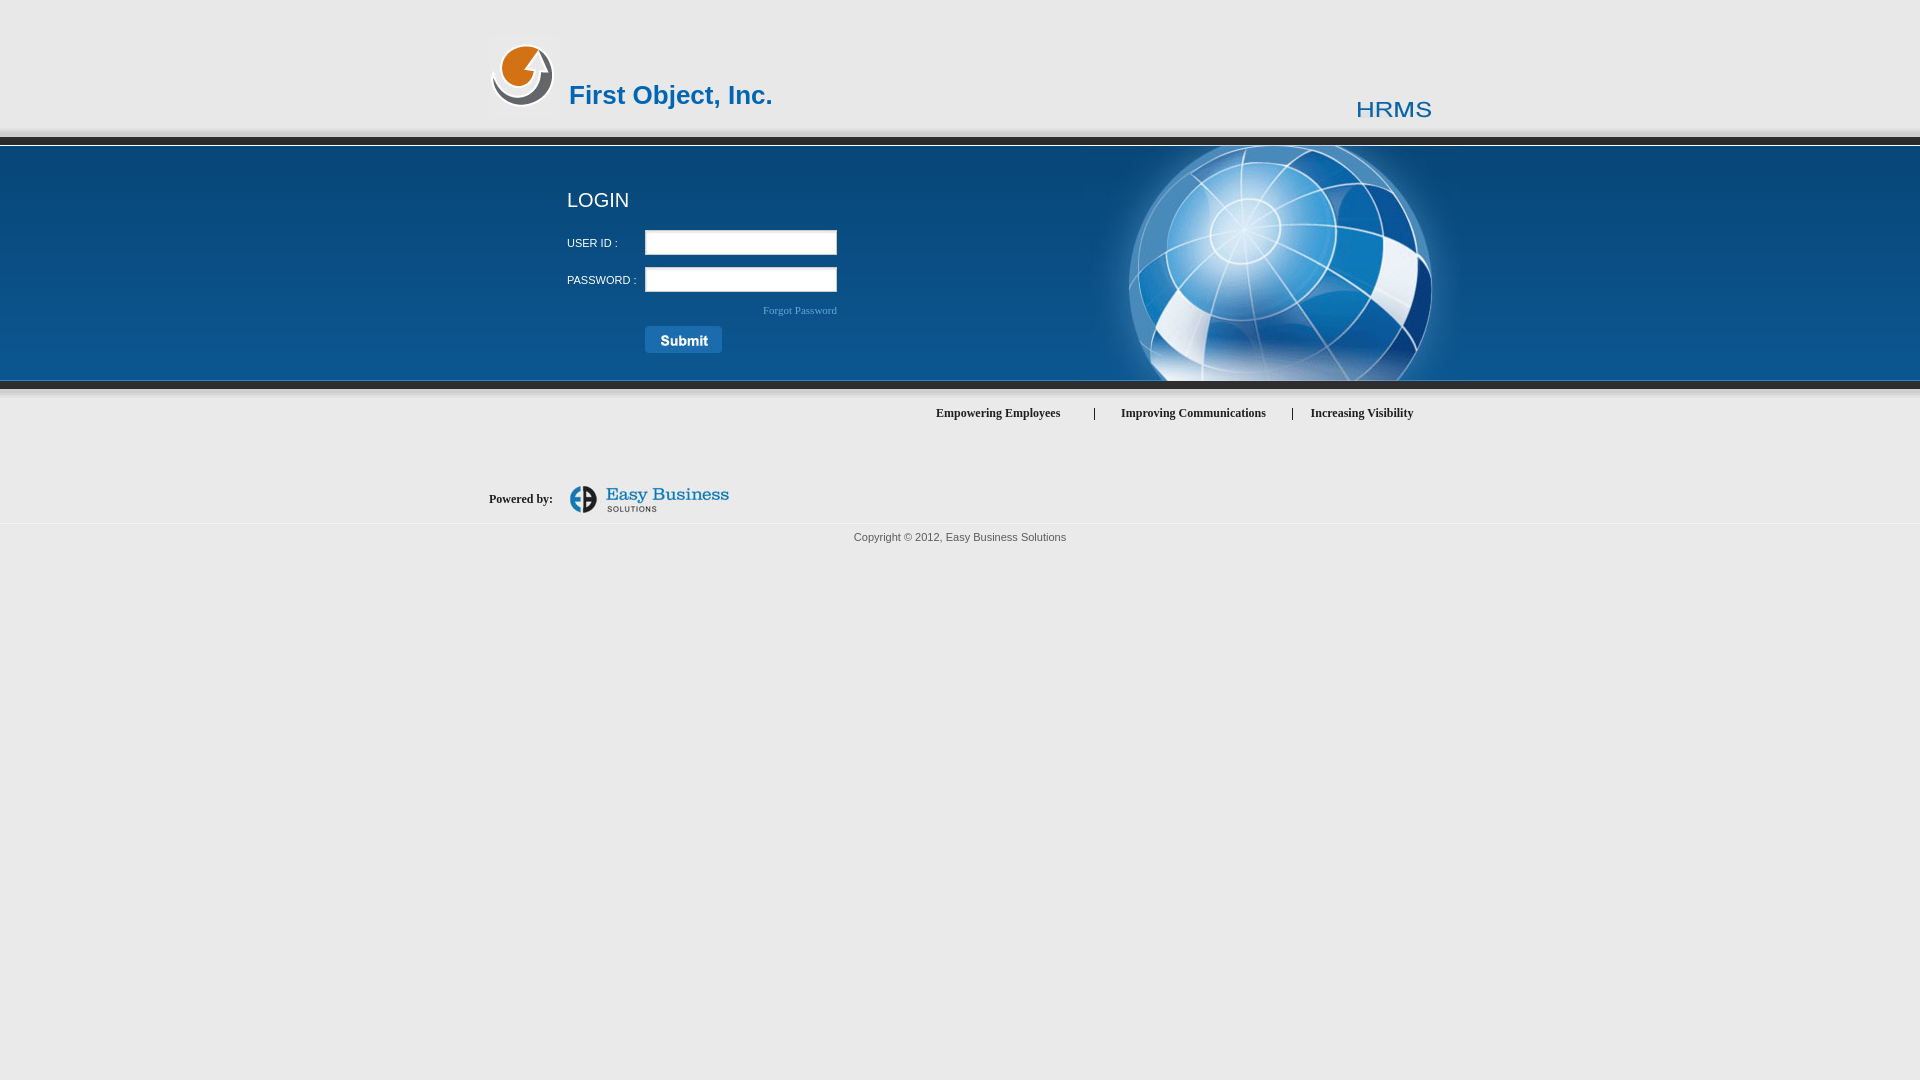  Describe the element at coordinates (800, 309) in the screenshot. I see `'Forgot Password'` at that location.